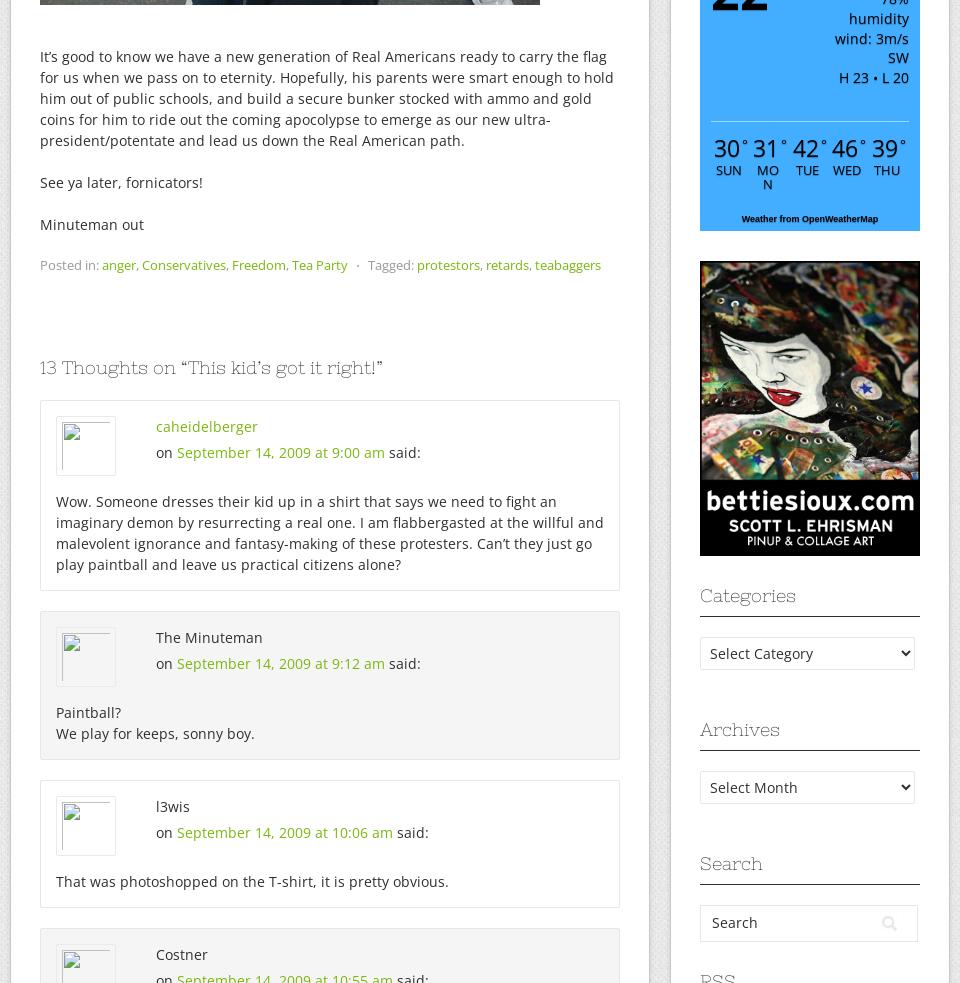 The height and width of the screenshot is (983, 960). Describe the element at coordinates (182, 954) in the screenshot. I see `'Costner'` at that location.